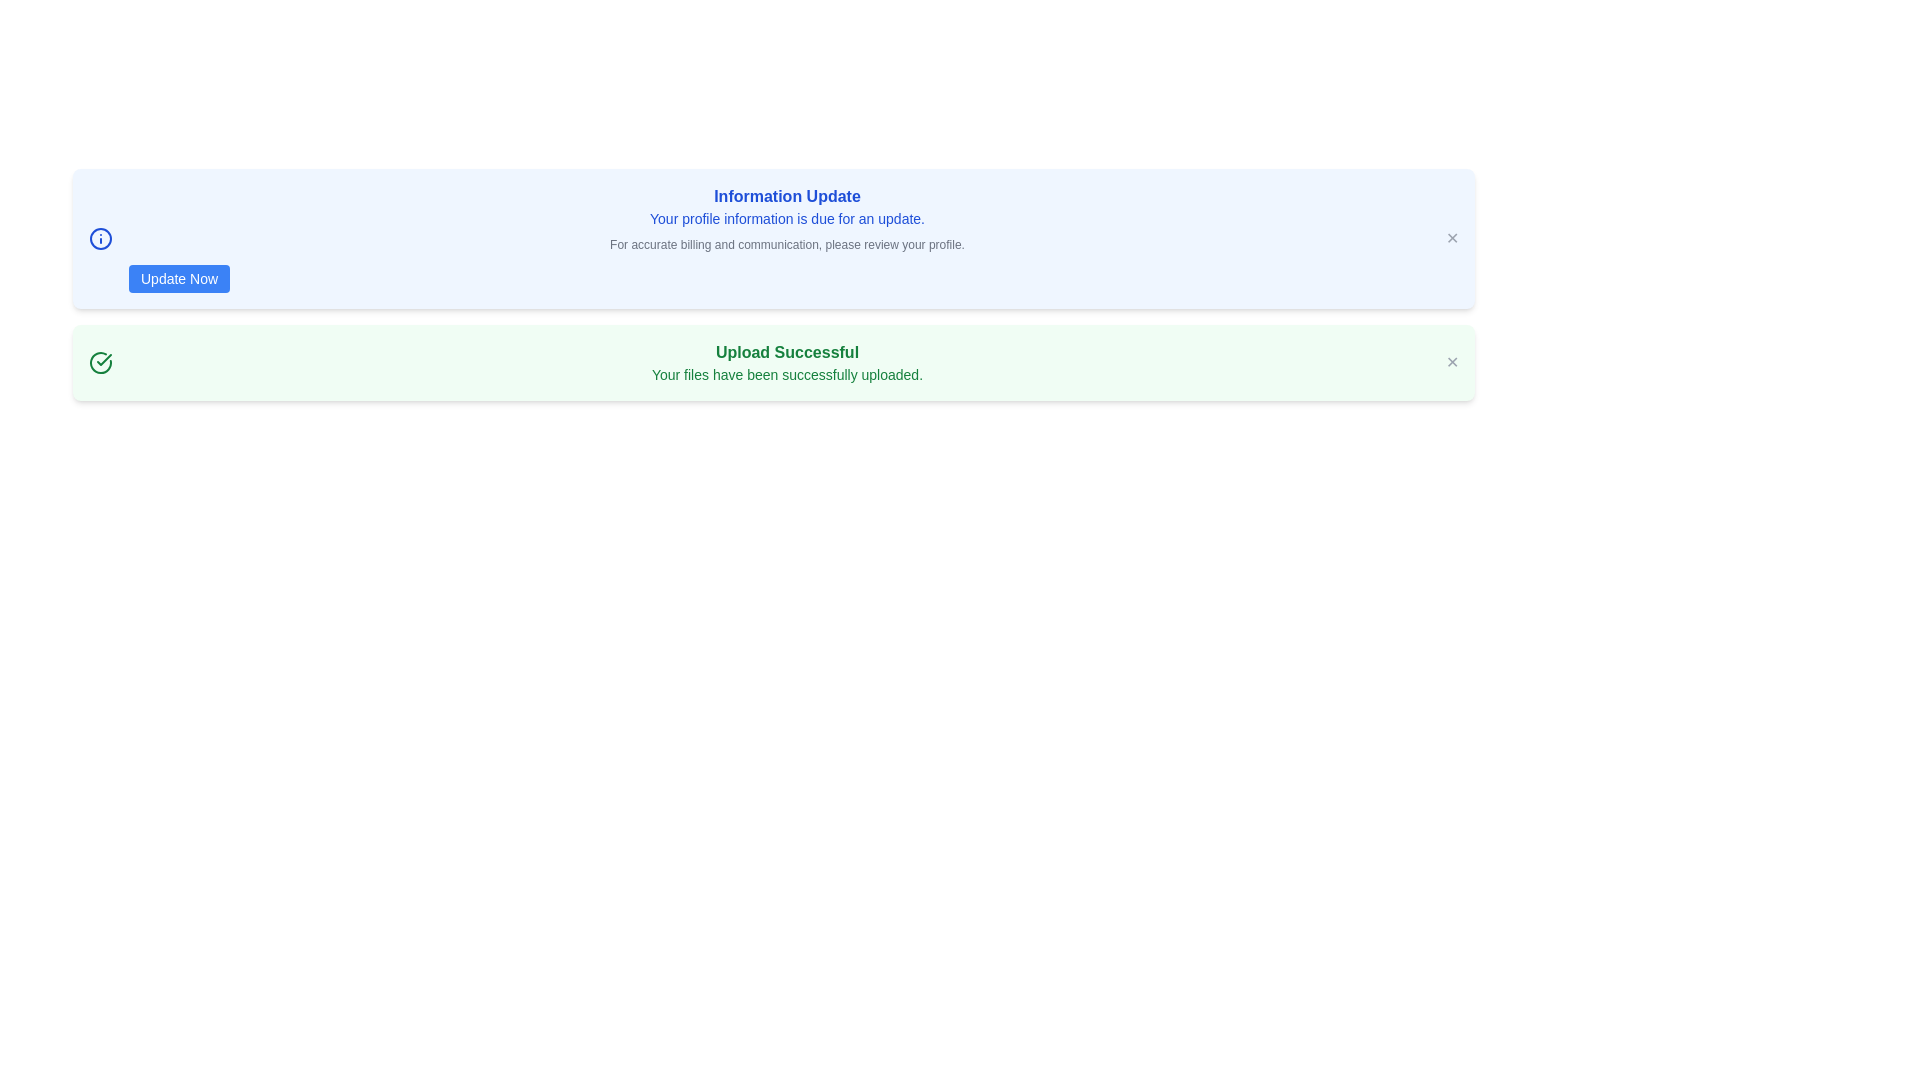 The width and height of the screenshot is (1920, 1080). I want to click on the static text component that confirms the successful file upload, which is located in the center of a light green notification box, so click(786, 362).